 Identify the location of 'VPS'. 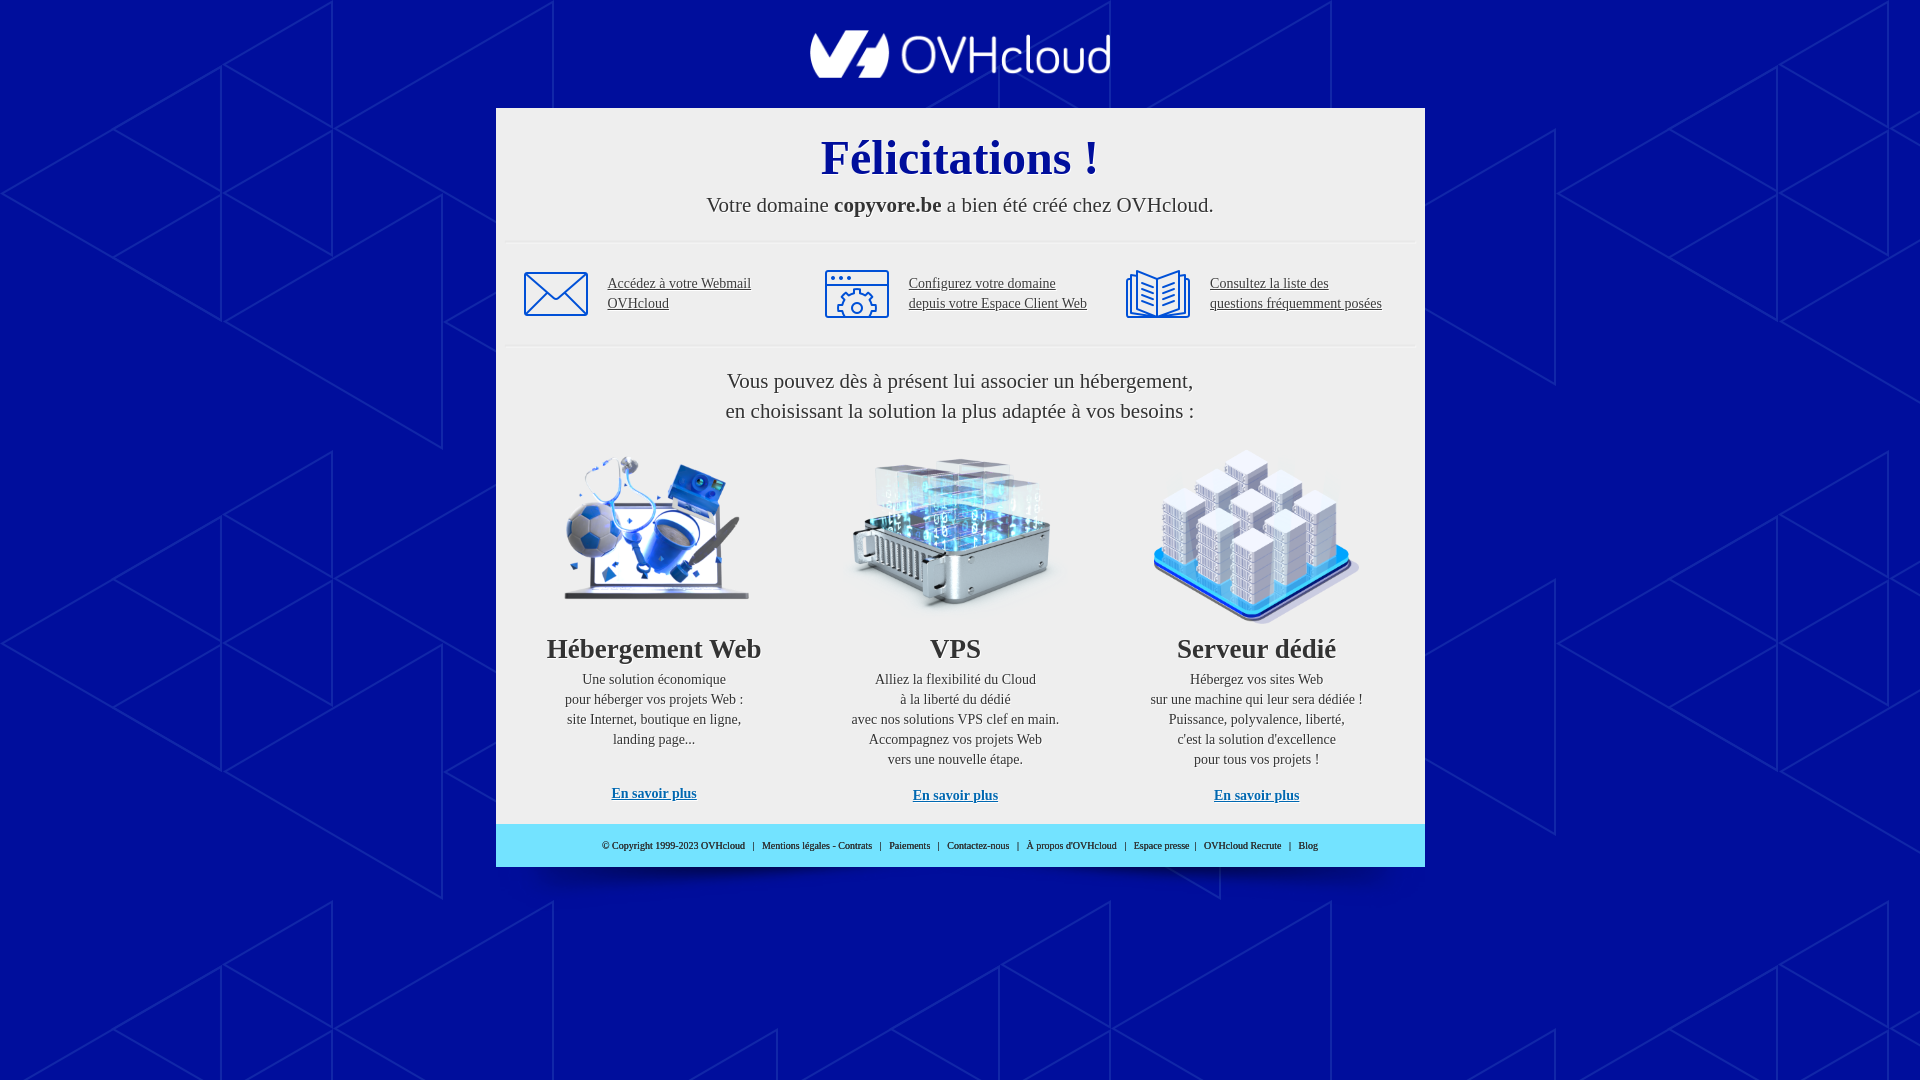
(954, 618).